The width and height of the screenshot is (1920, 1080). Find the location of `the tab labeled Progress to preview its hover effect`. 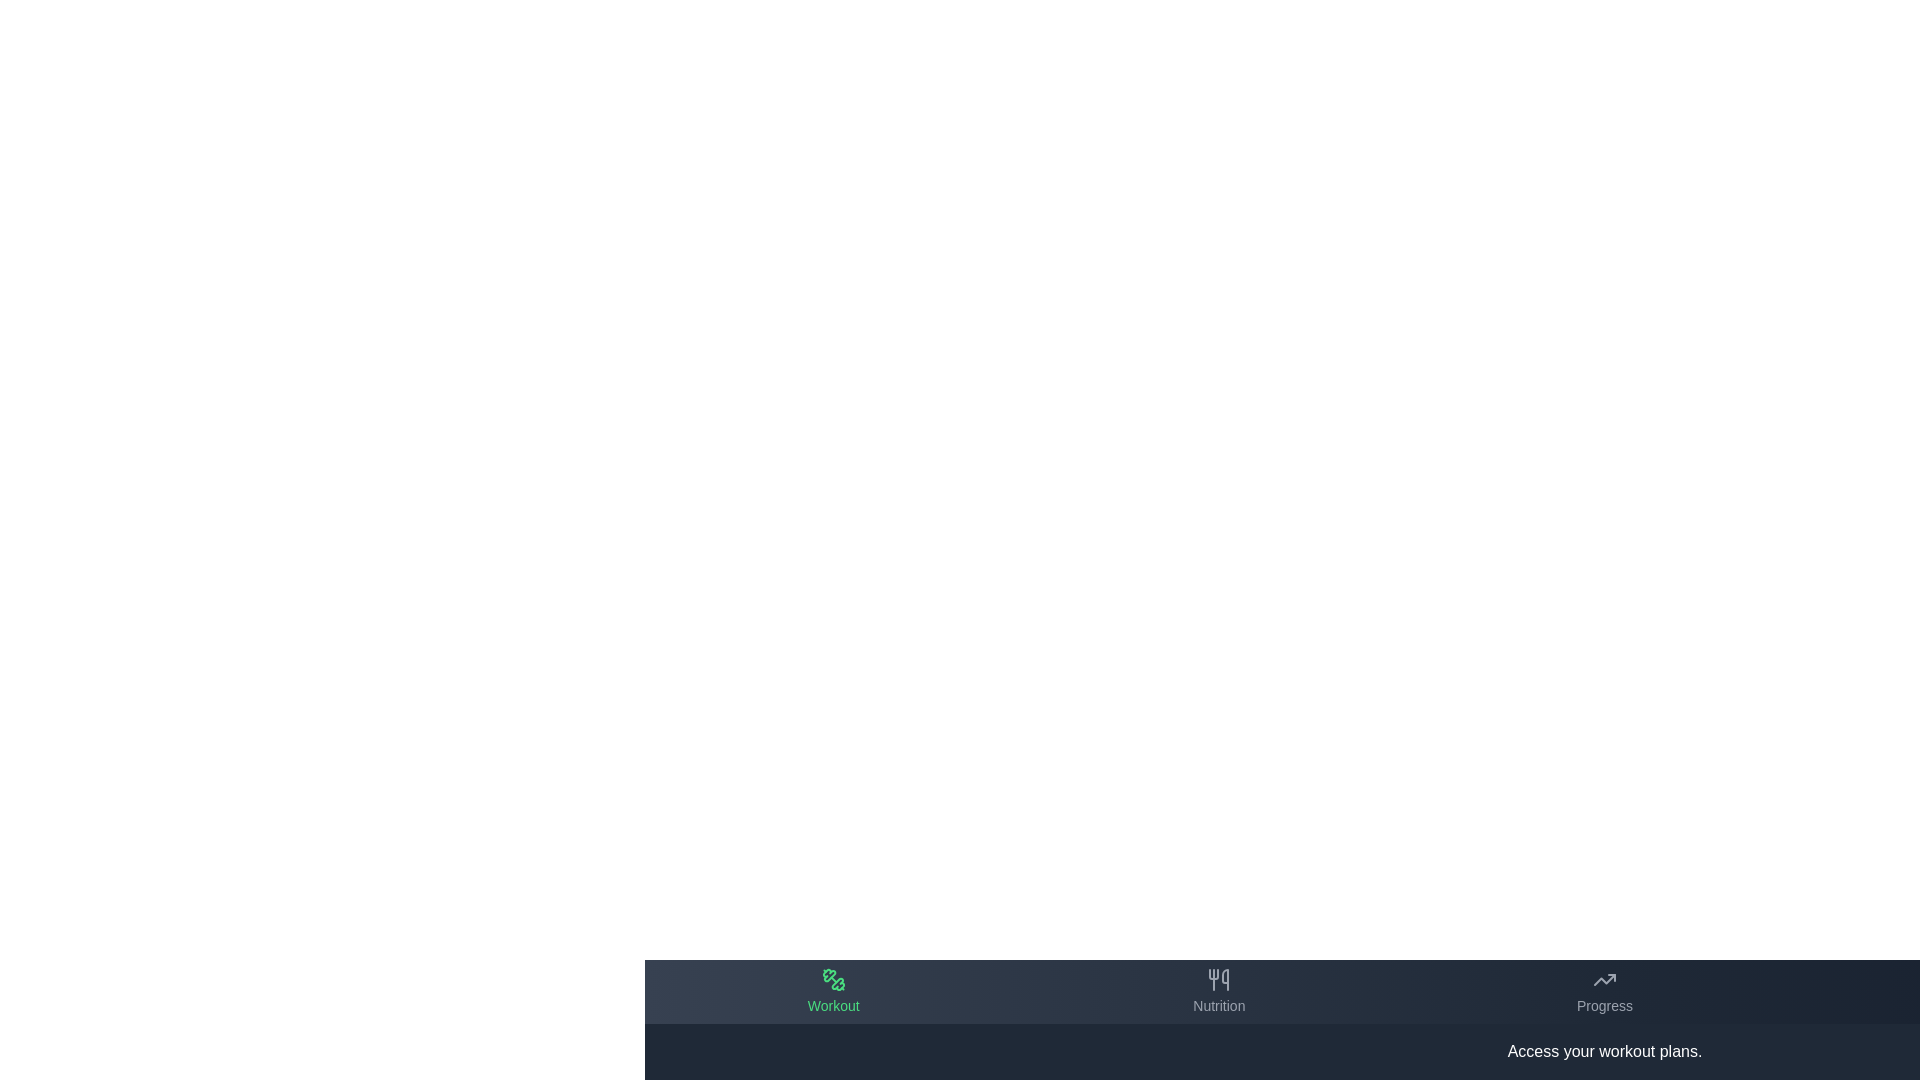

the tab labeled Progress to preview its hover effect is located at coordinates (1604, 991).